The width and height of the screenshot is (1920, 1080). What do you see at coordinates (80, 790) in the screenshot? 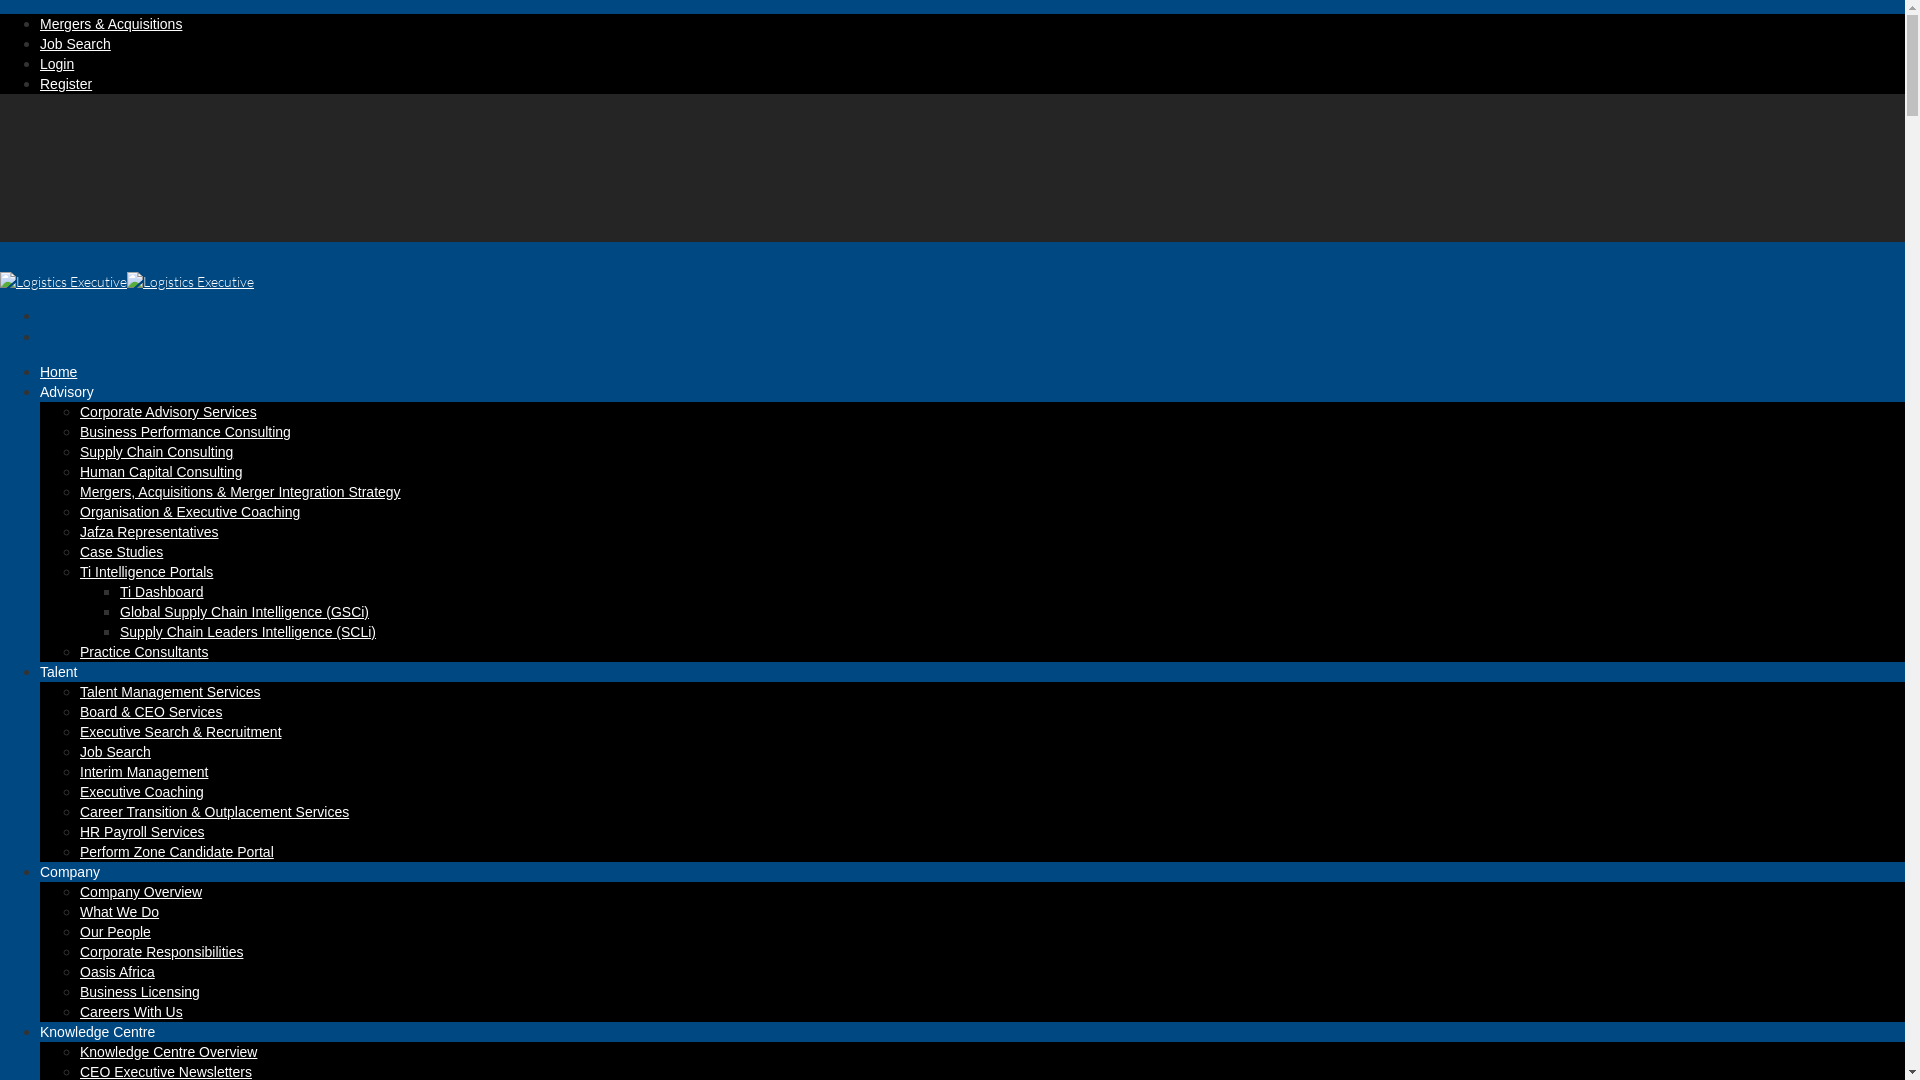
I see `'Executive Coaching'` at bounding box center [80, 790].